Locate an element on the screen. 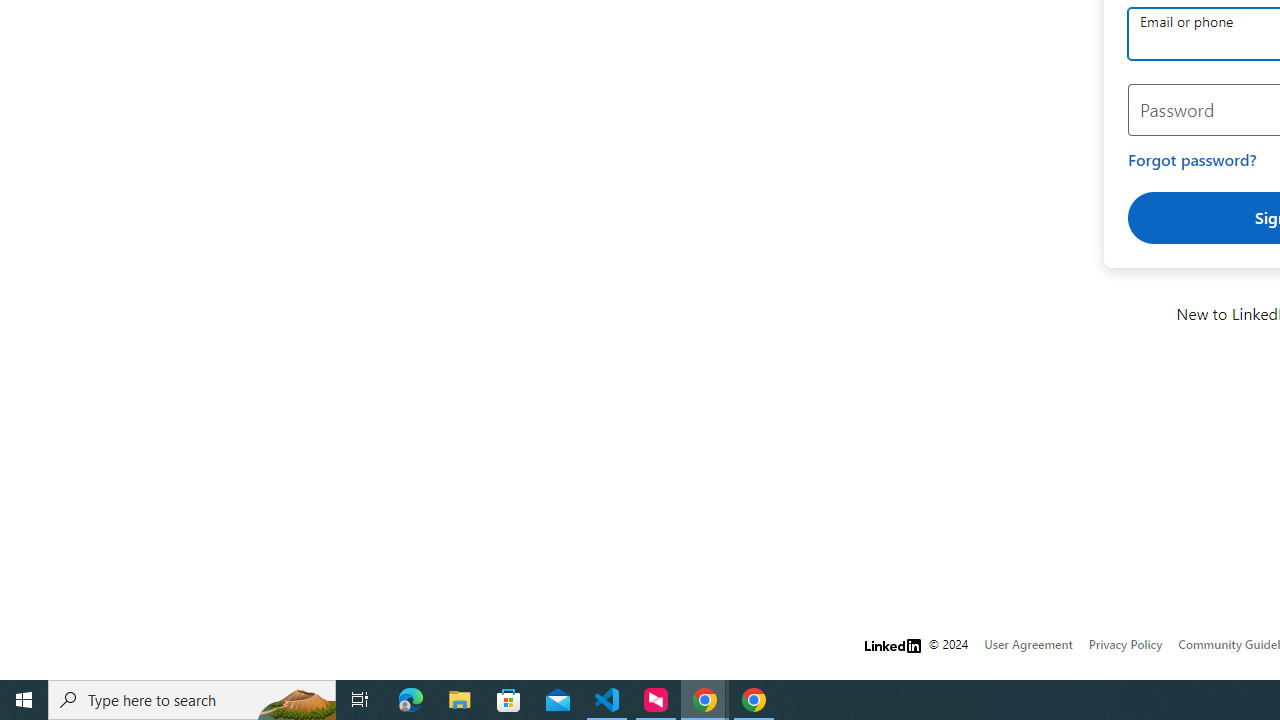  'User Agreement' is located at coordinates (1028, 644).